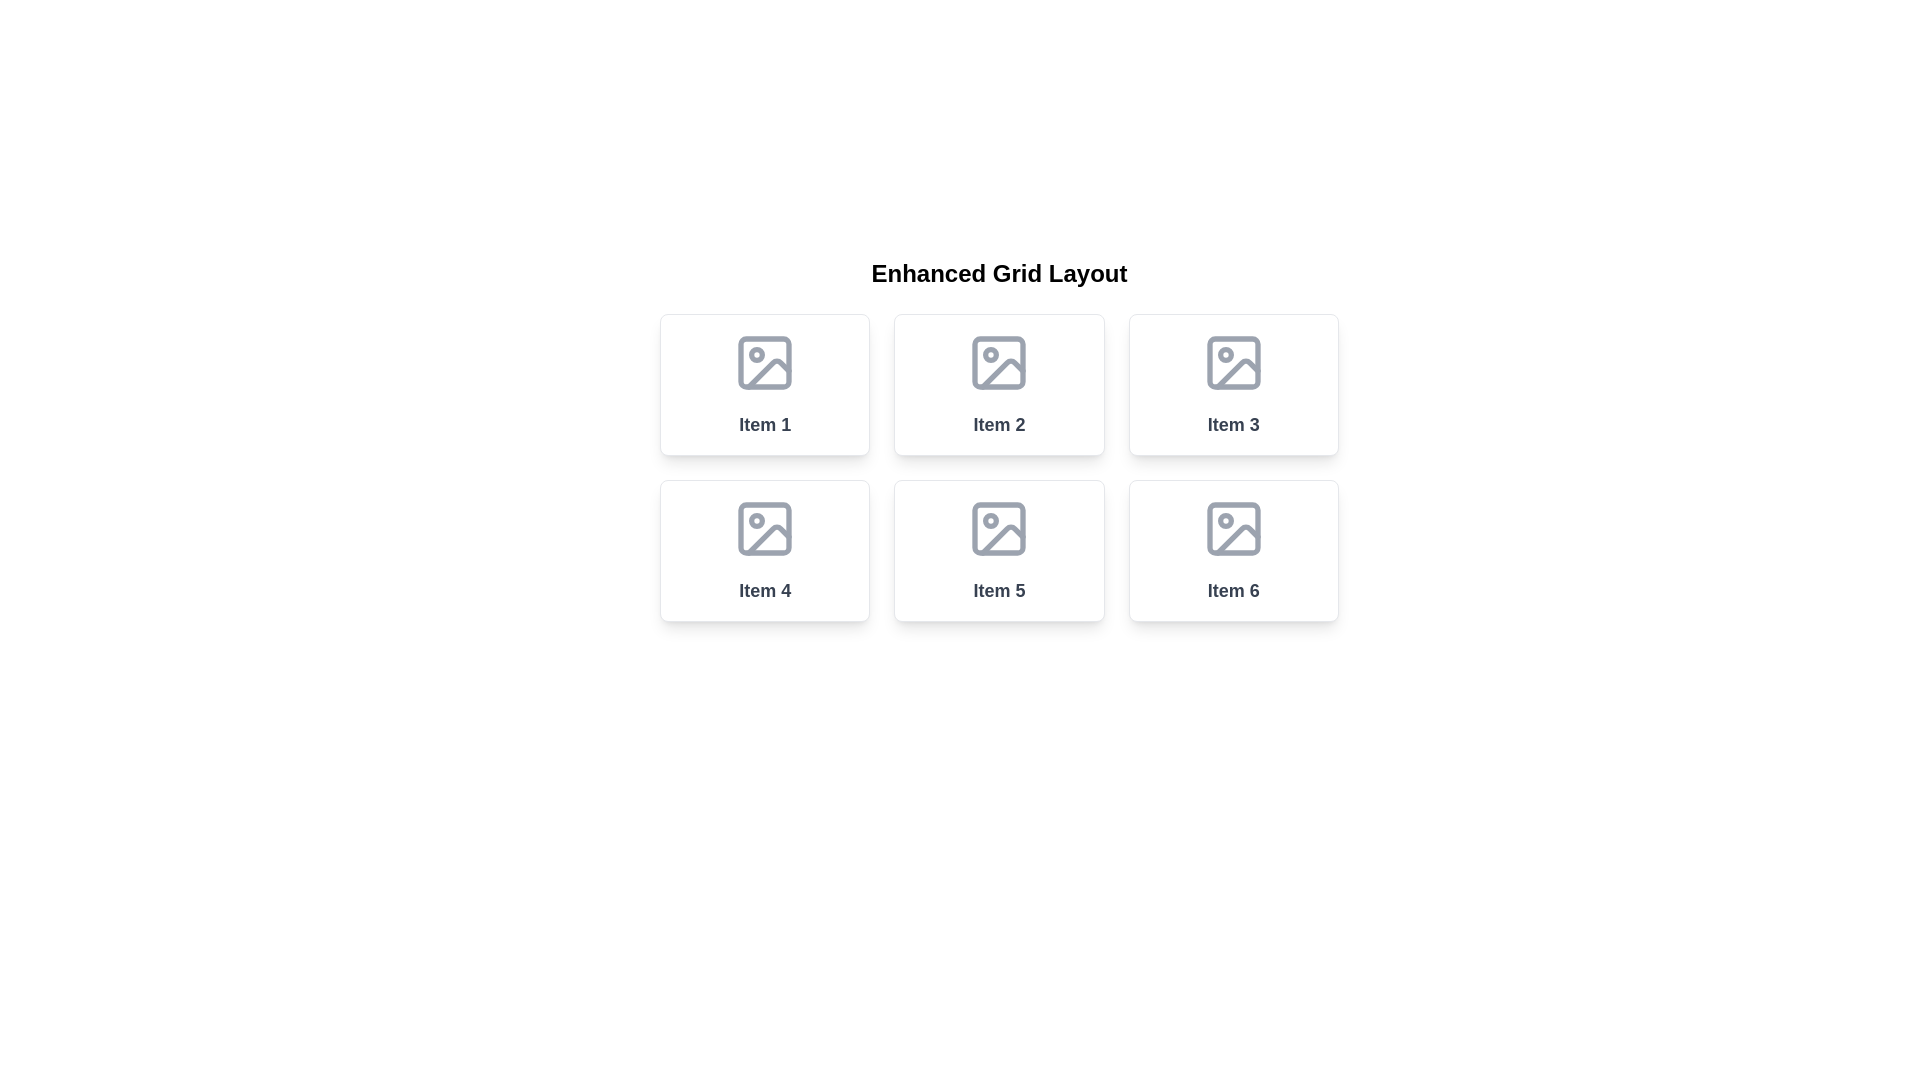 The width and height of the screenshot is (1920, 1080). What do you see at coordinates (1003, 374) in the screenshot?
I see `the decorative vector graphic element, which is a diagonal line located in the middle column of the top row in the grid layout, specifically in 'Item 2' of the image placeholder icon` at bounding box center [1003, 374].